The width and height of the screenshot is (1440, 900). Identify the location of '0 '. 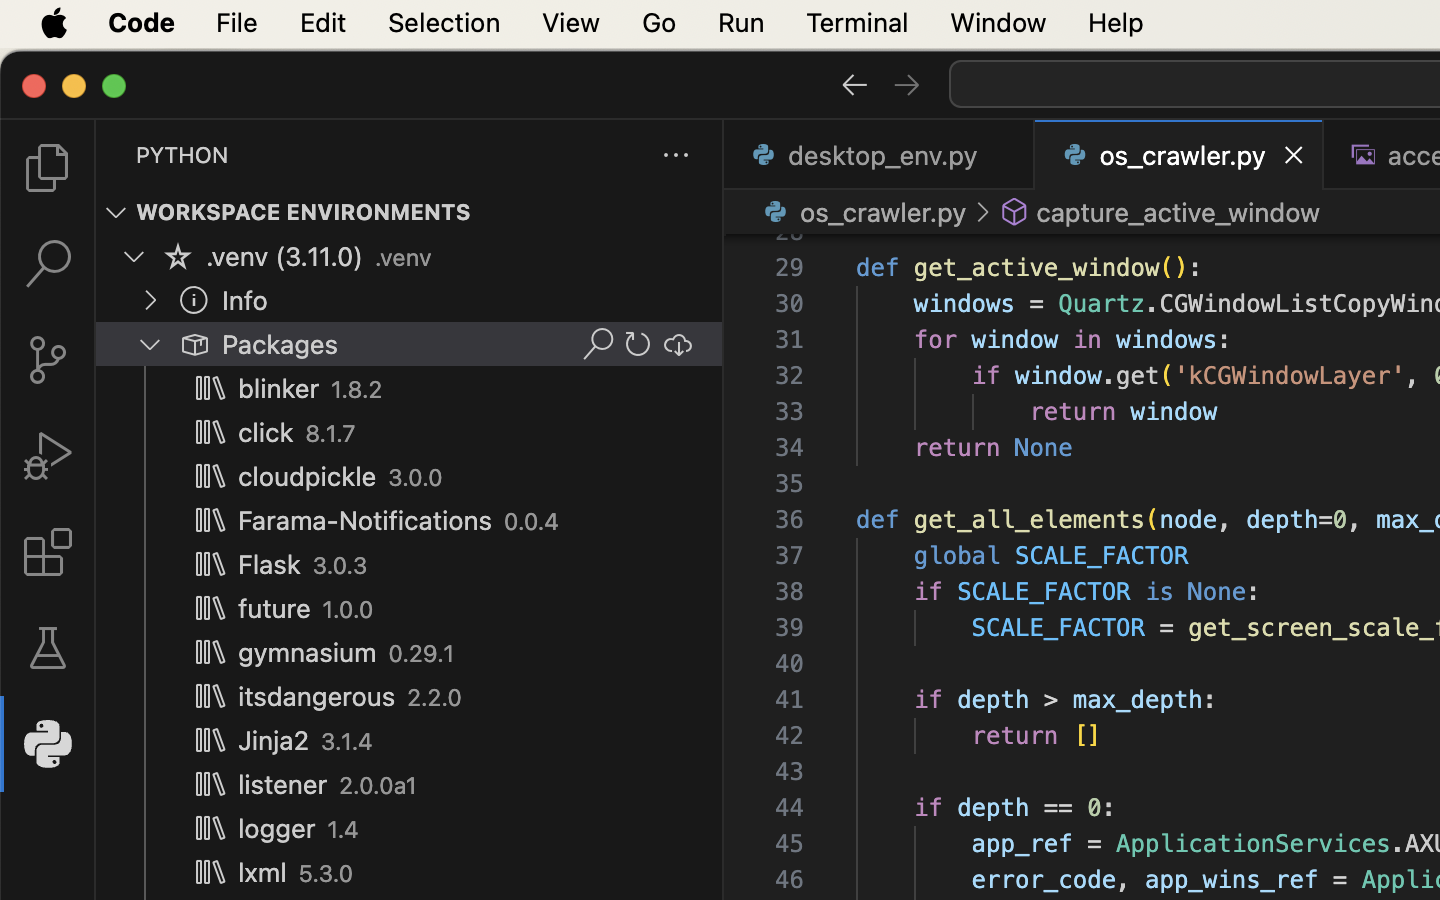
(46, 262).